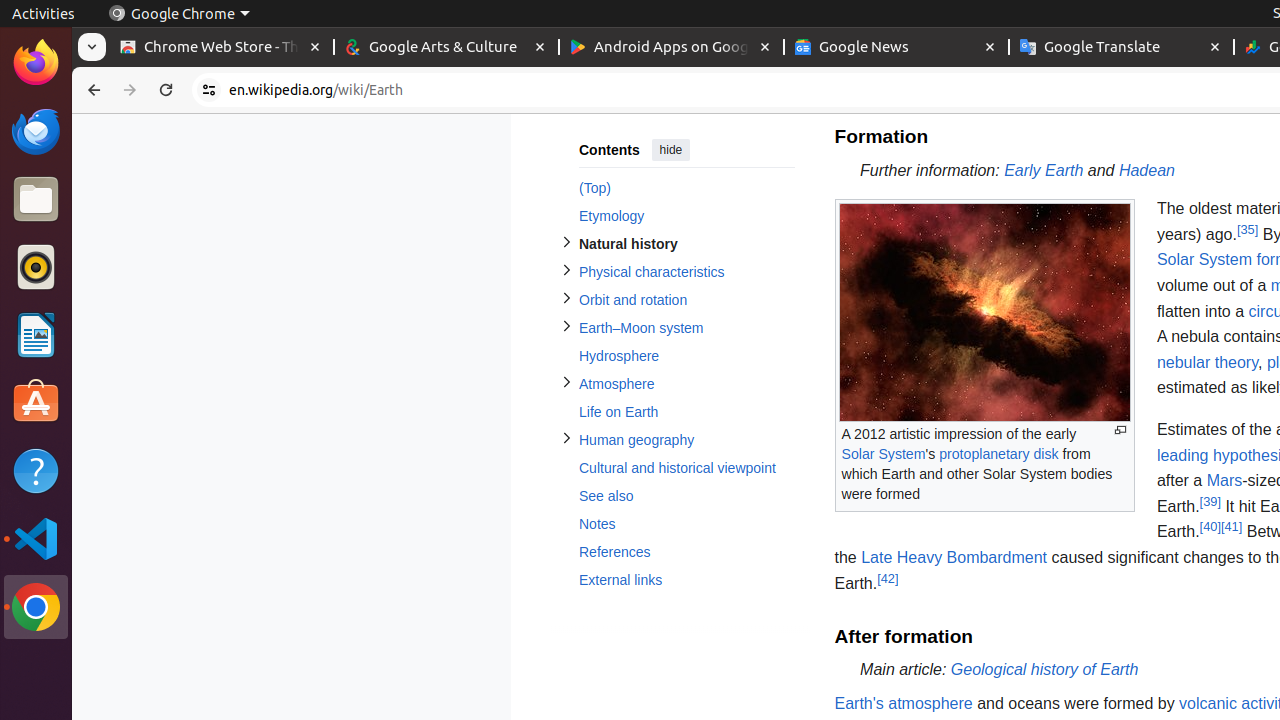 The image size is (1280, 720). I want to click on 'Mars', so click(1223, 481).